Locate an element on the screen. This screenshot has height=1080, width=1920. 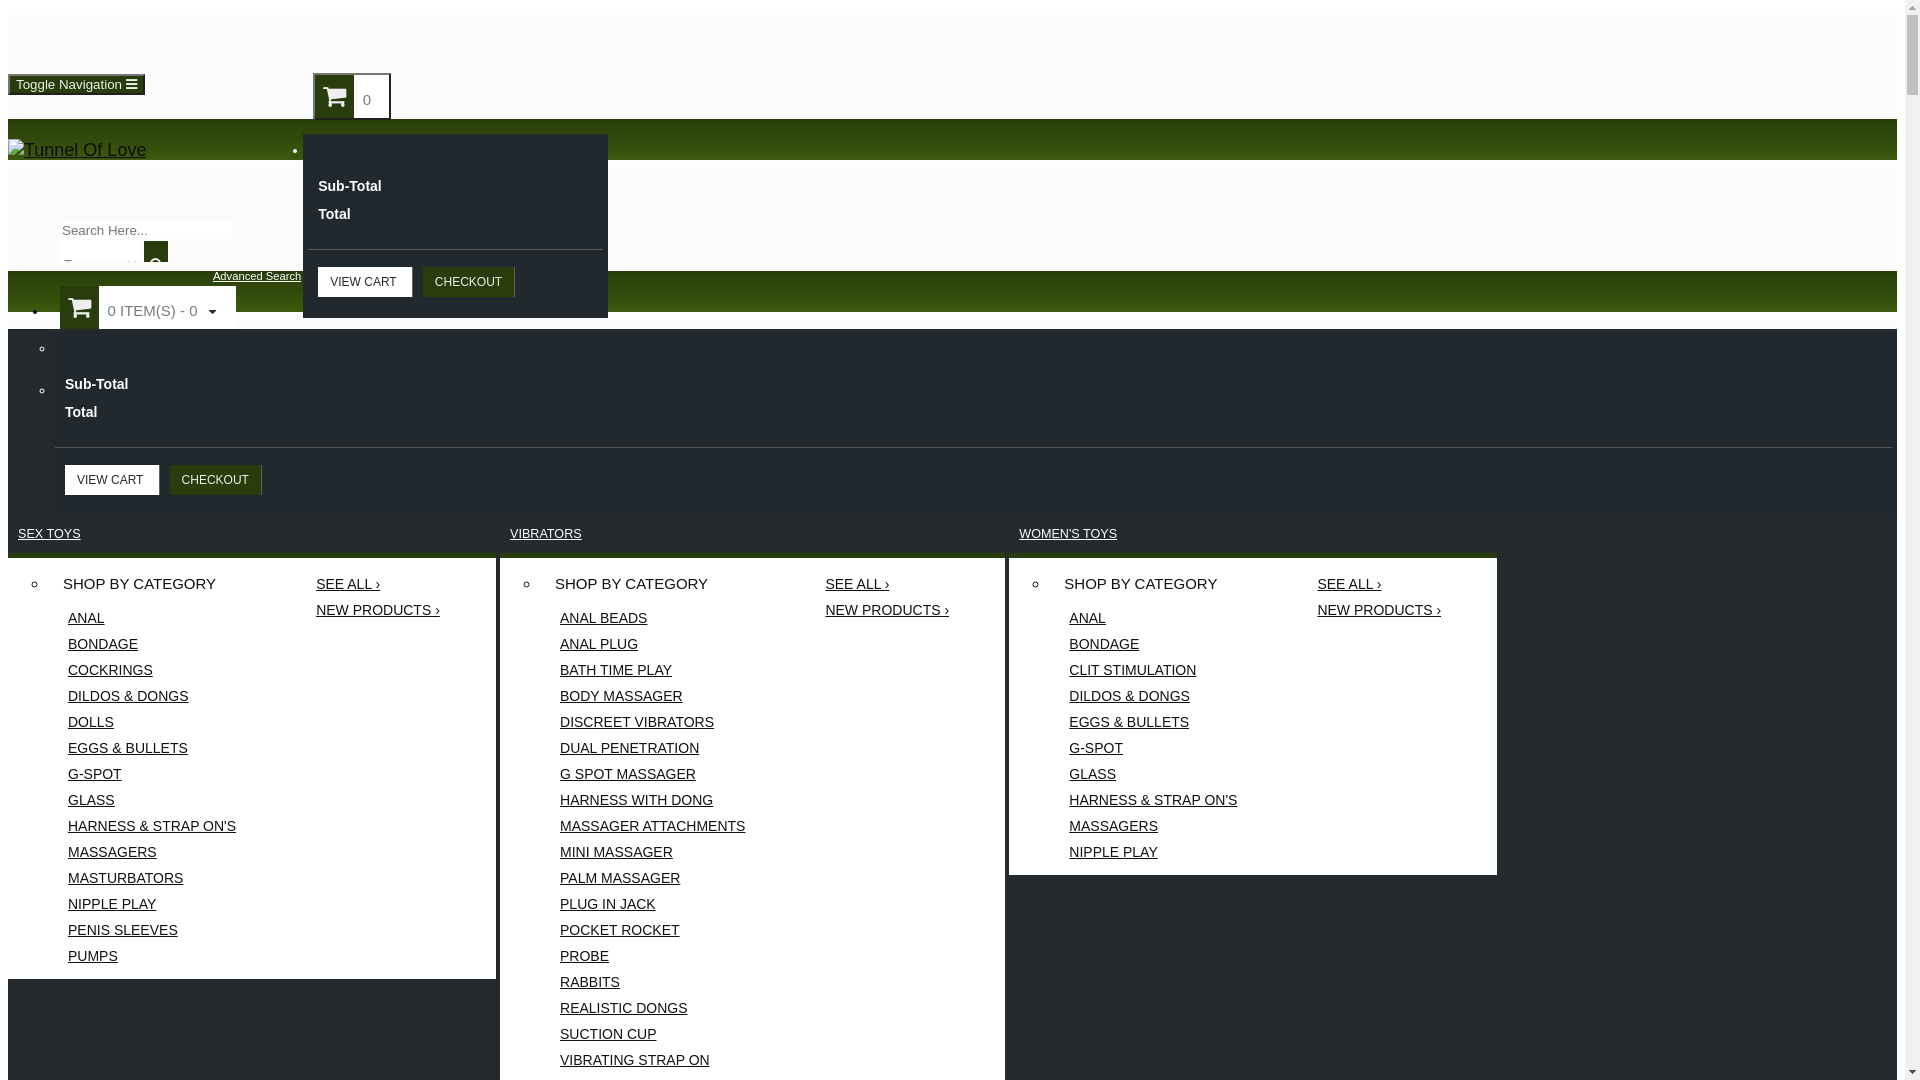
'COCKRINGS' is located at coordinates (151, 670).